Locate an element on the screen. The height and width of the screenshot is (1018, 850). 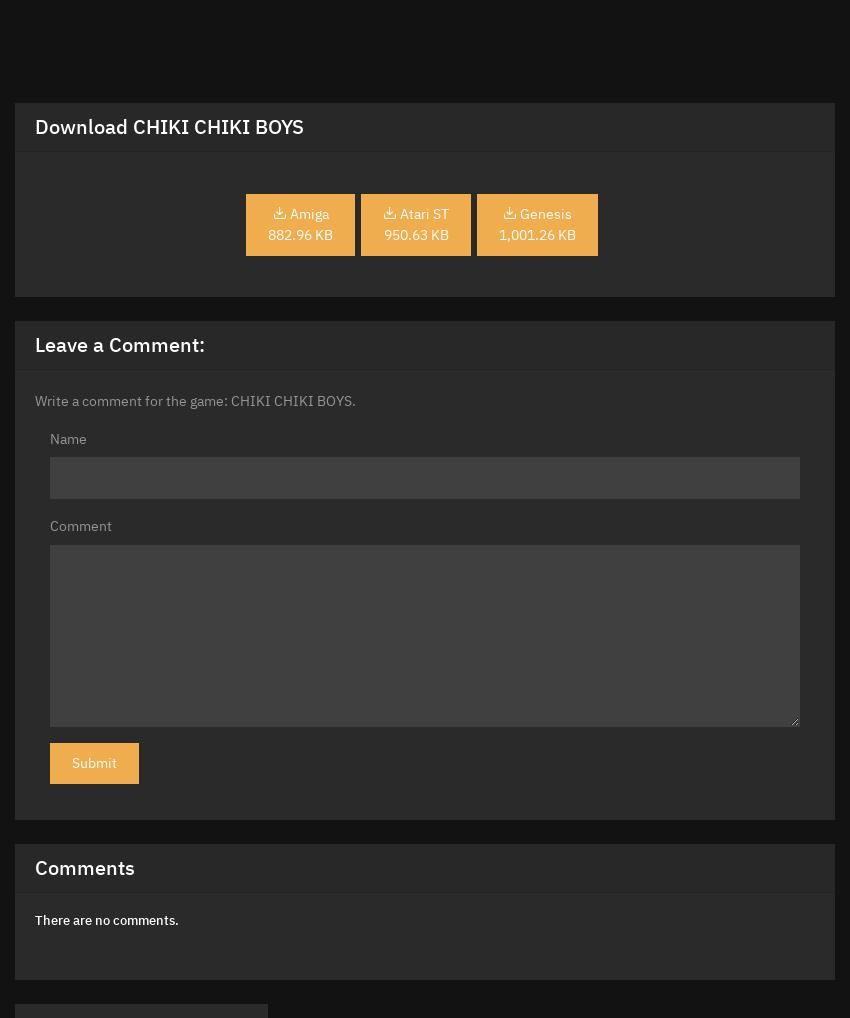
'Leave a Comment:' is located at coordinates (119, 343).